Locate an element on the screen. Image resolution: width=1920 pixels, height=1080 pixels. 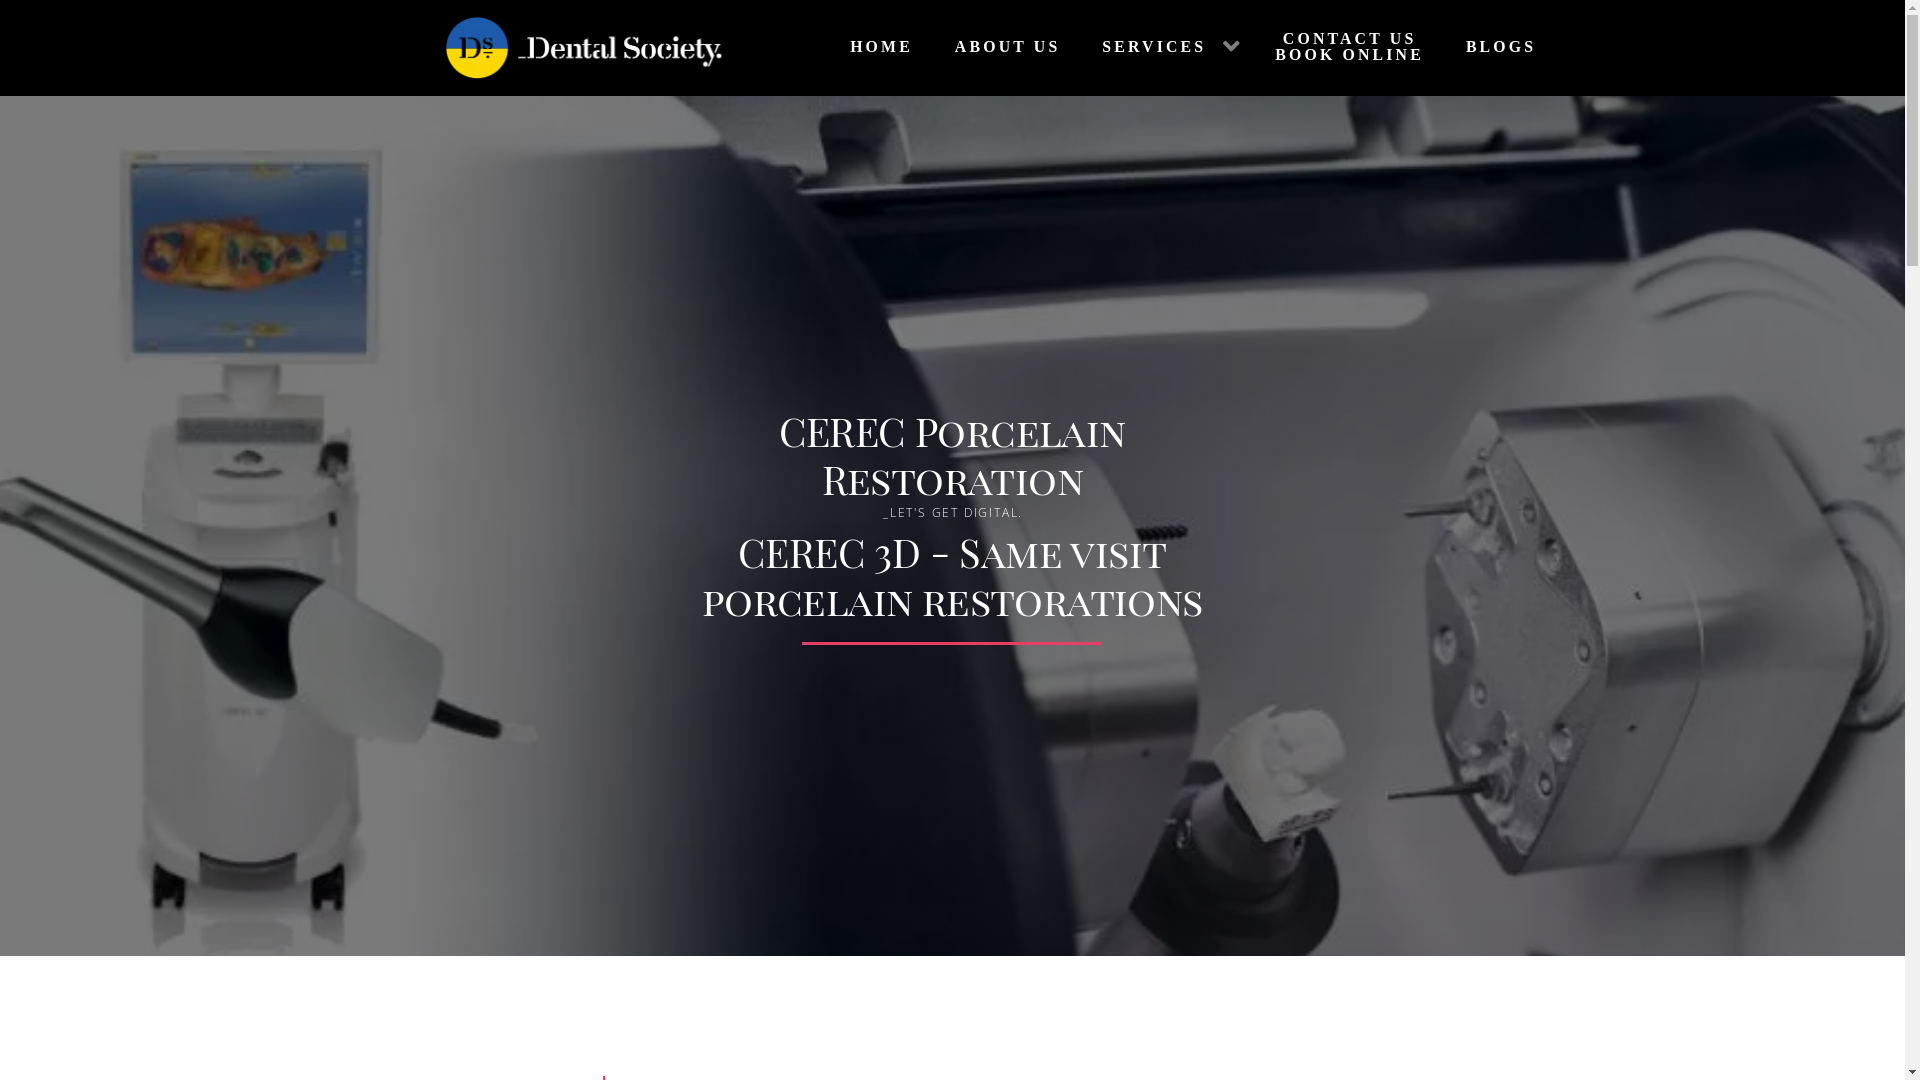
'CONTACT US is located at coordinates (1345, 46).